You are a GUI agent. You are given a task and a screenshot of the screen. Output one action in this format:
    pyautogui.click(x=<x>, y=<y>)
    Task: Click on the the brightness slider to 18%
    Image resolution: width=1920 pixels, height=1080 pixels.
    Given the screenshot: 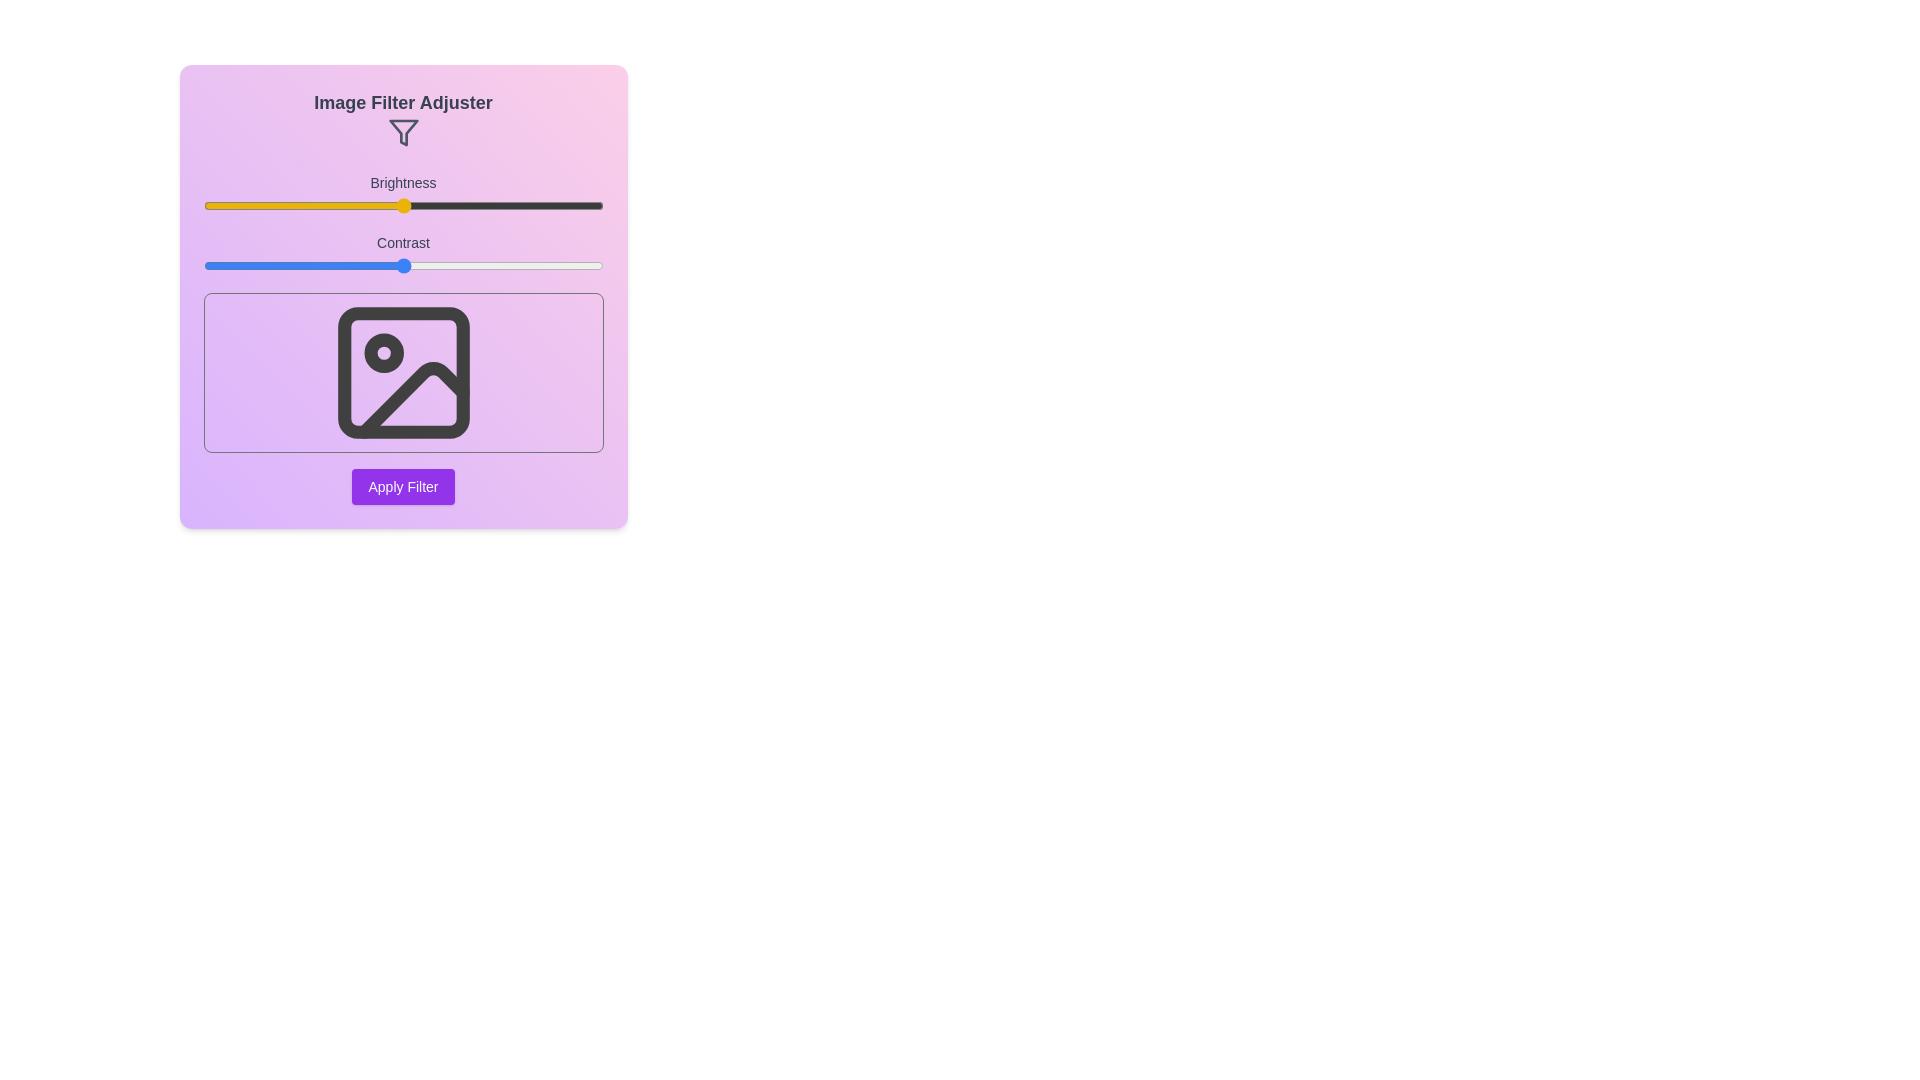 What is the action you would take?
    pyautogui.click(x=274, y=205)
    